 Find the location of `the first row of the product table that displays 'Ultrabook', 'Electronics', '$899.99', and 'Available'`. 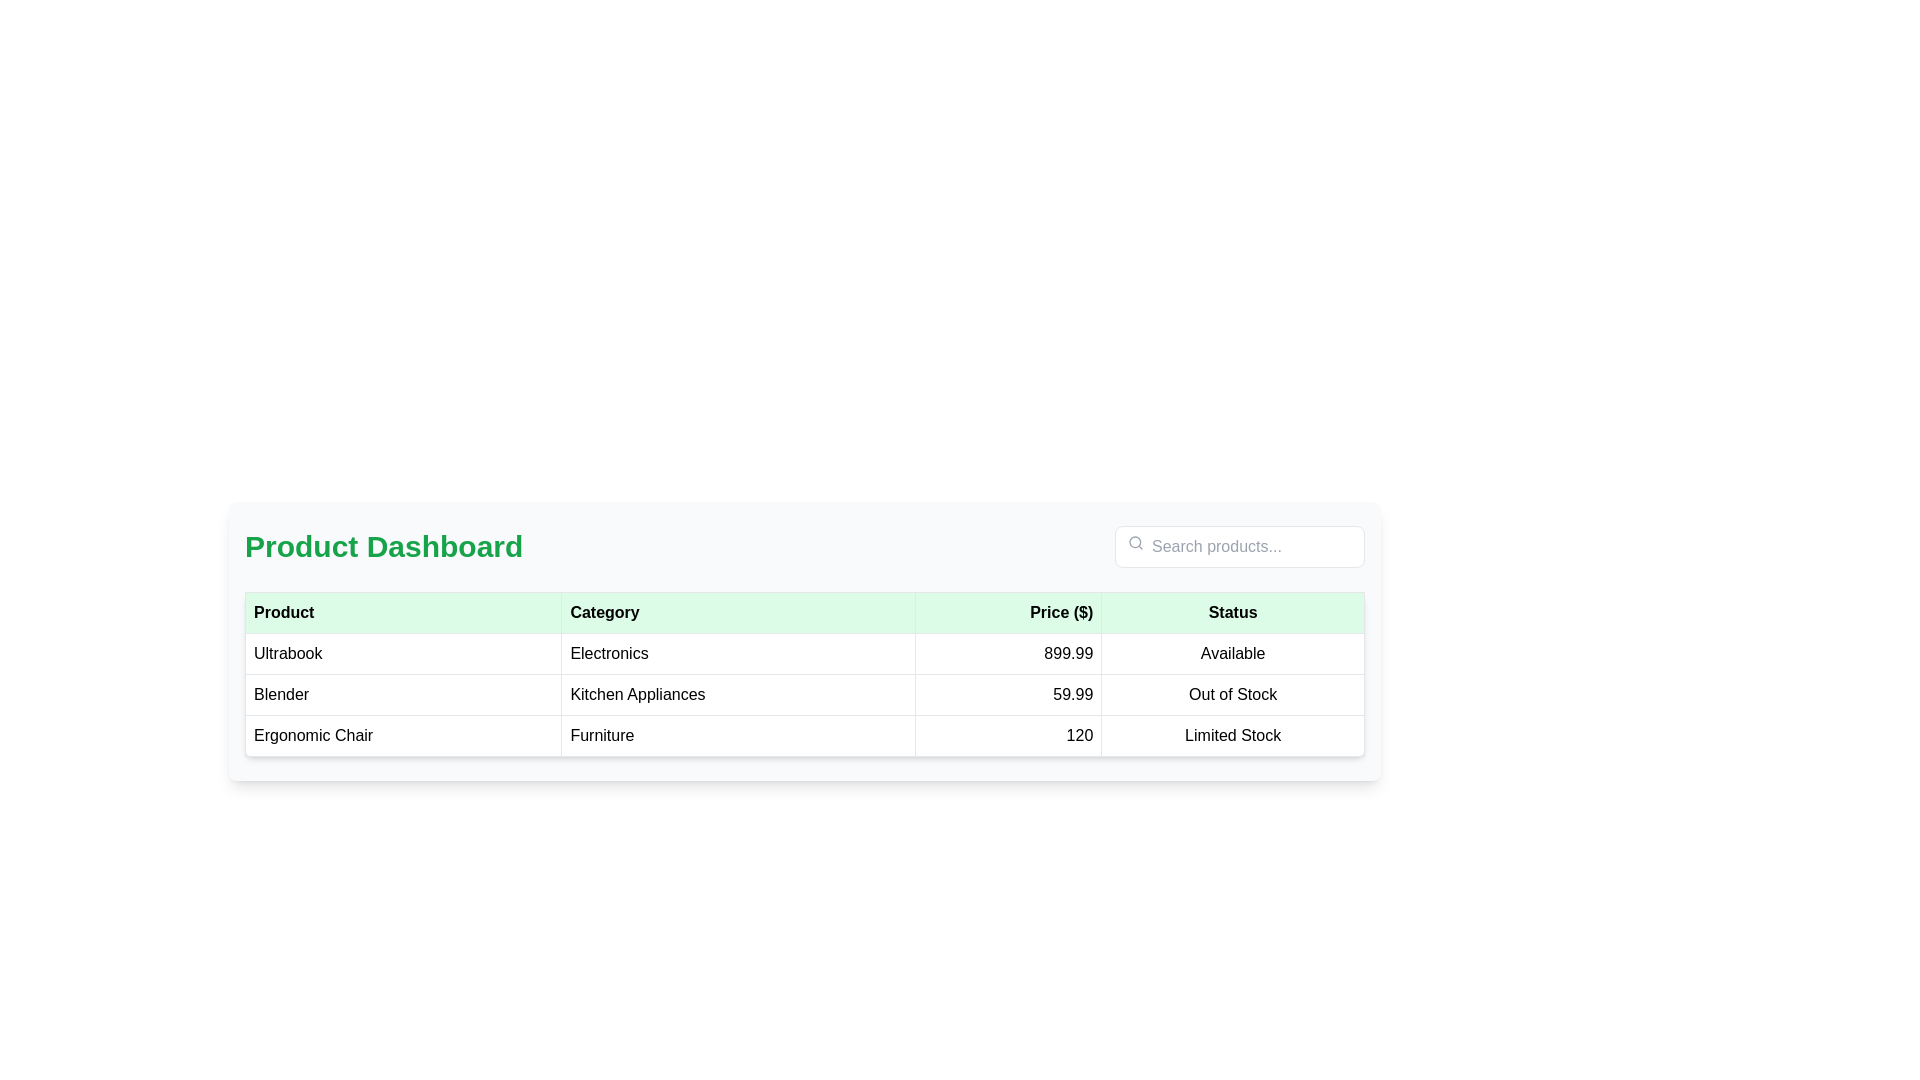

the first row of the product table that displays 'Ultrabook', 'Electronics', '$899.99', and 'Available' is located at coordinates (805, 654).